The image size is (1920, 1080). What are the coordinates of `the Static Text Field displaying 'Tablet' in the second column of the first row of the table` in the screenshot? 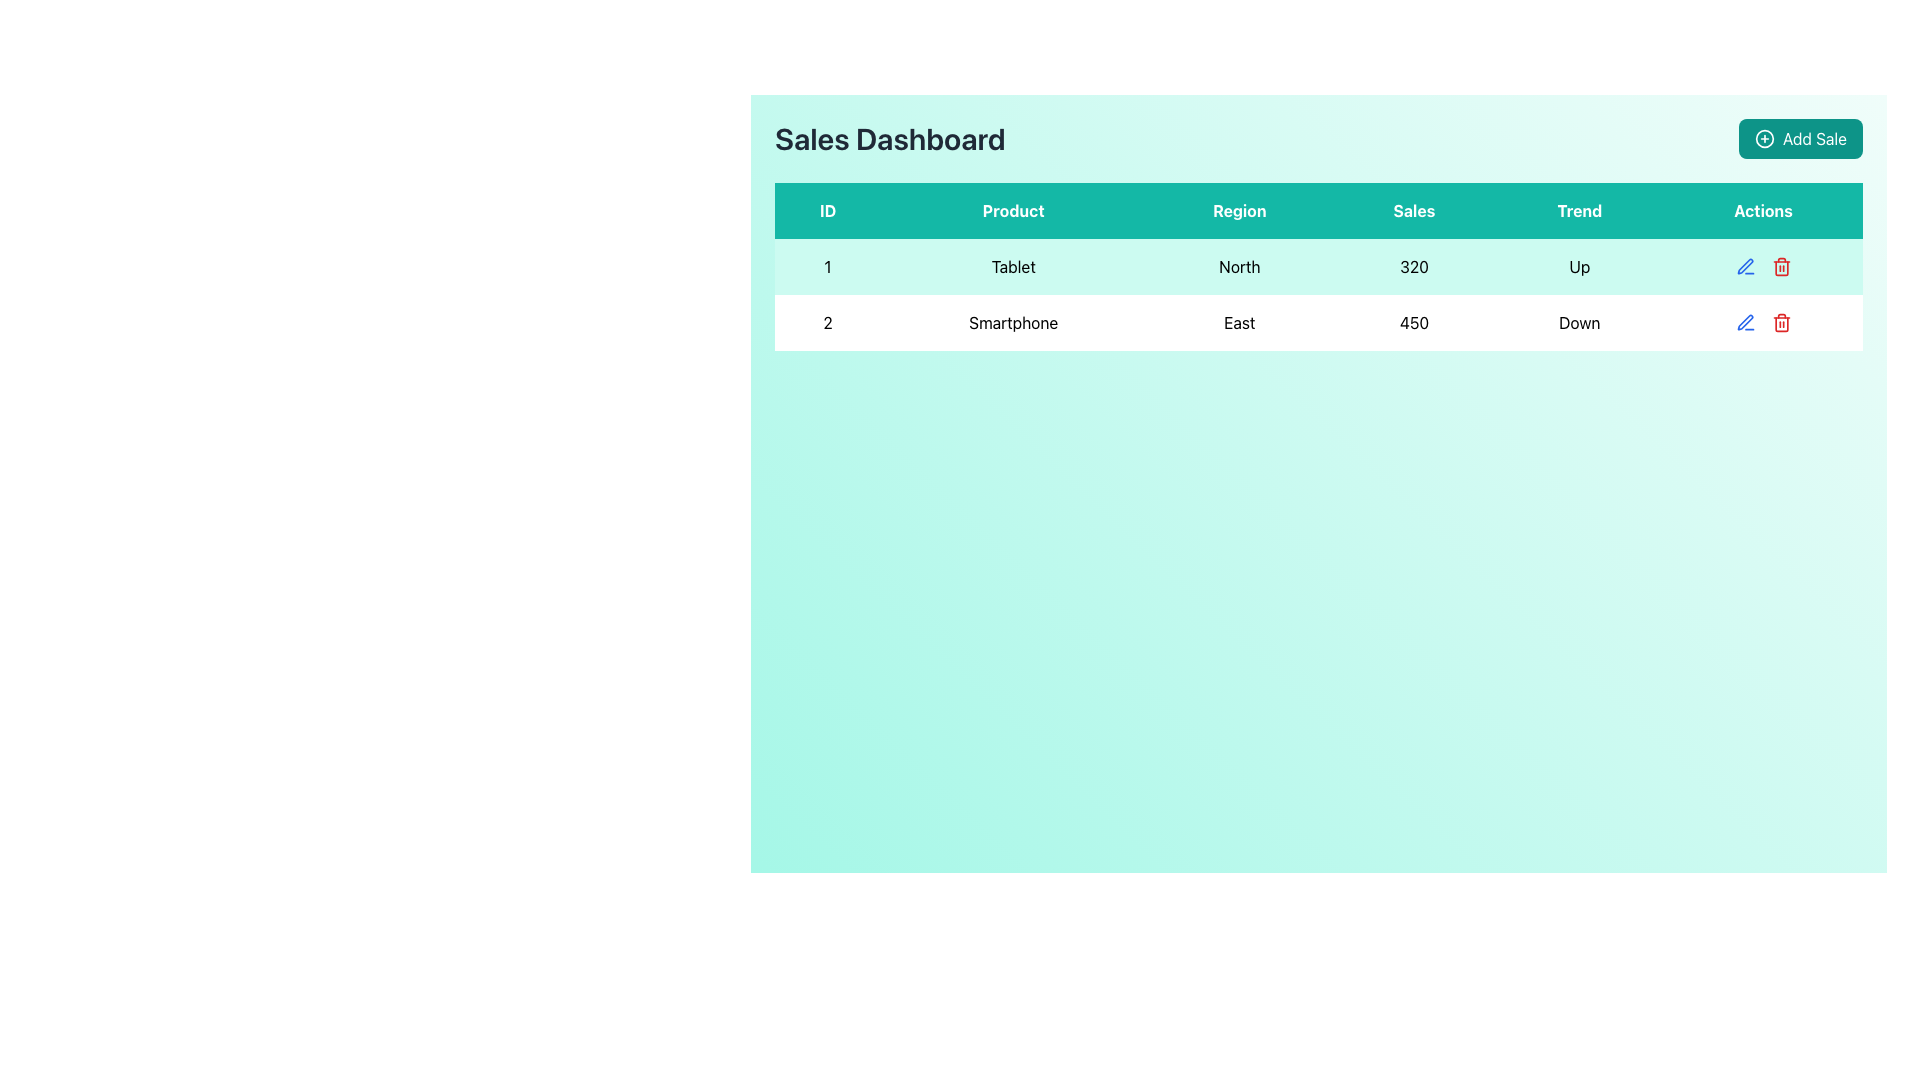 It's located at (1013, 265).